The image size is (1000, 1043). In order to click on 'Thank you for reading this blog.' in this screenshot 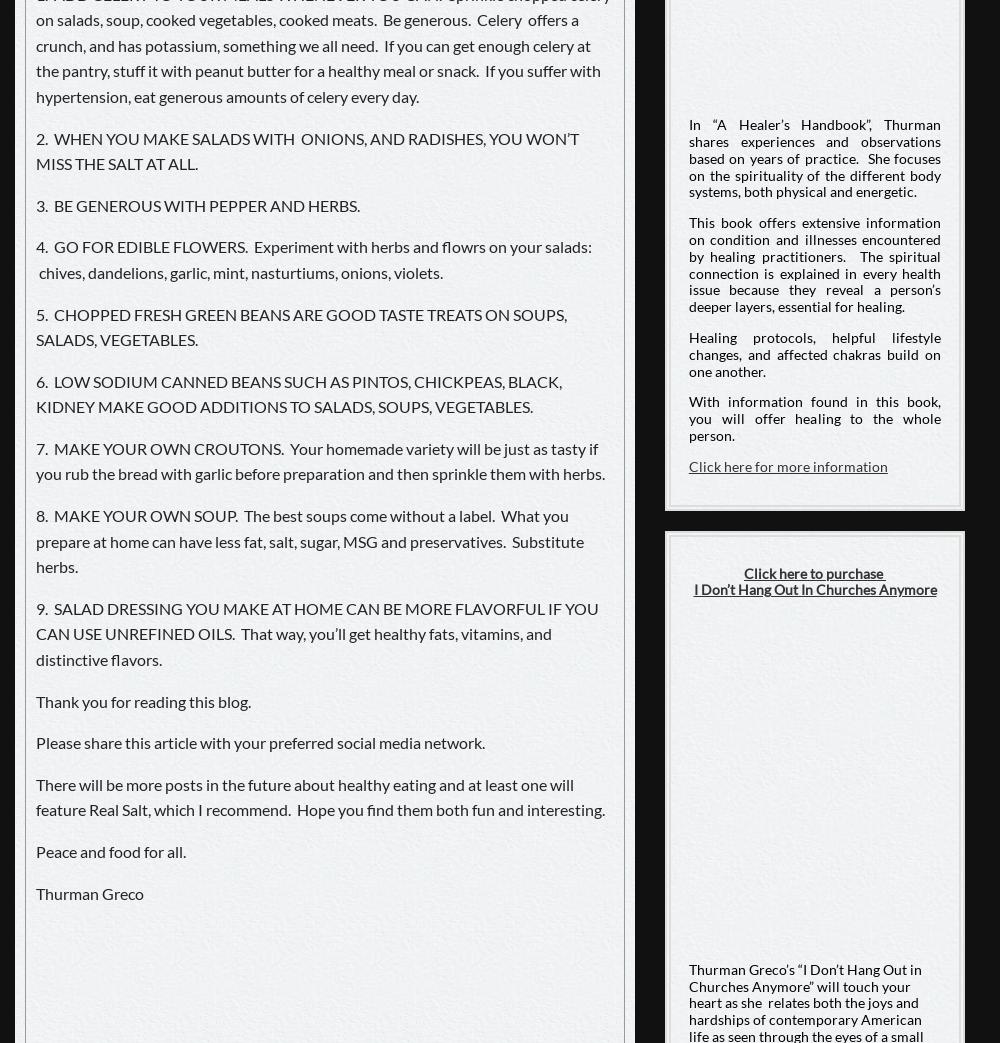, I will do `click(143, 700)`.